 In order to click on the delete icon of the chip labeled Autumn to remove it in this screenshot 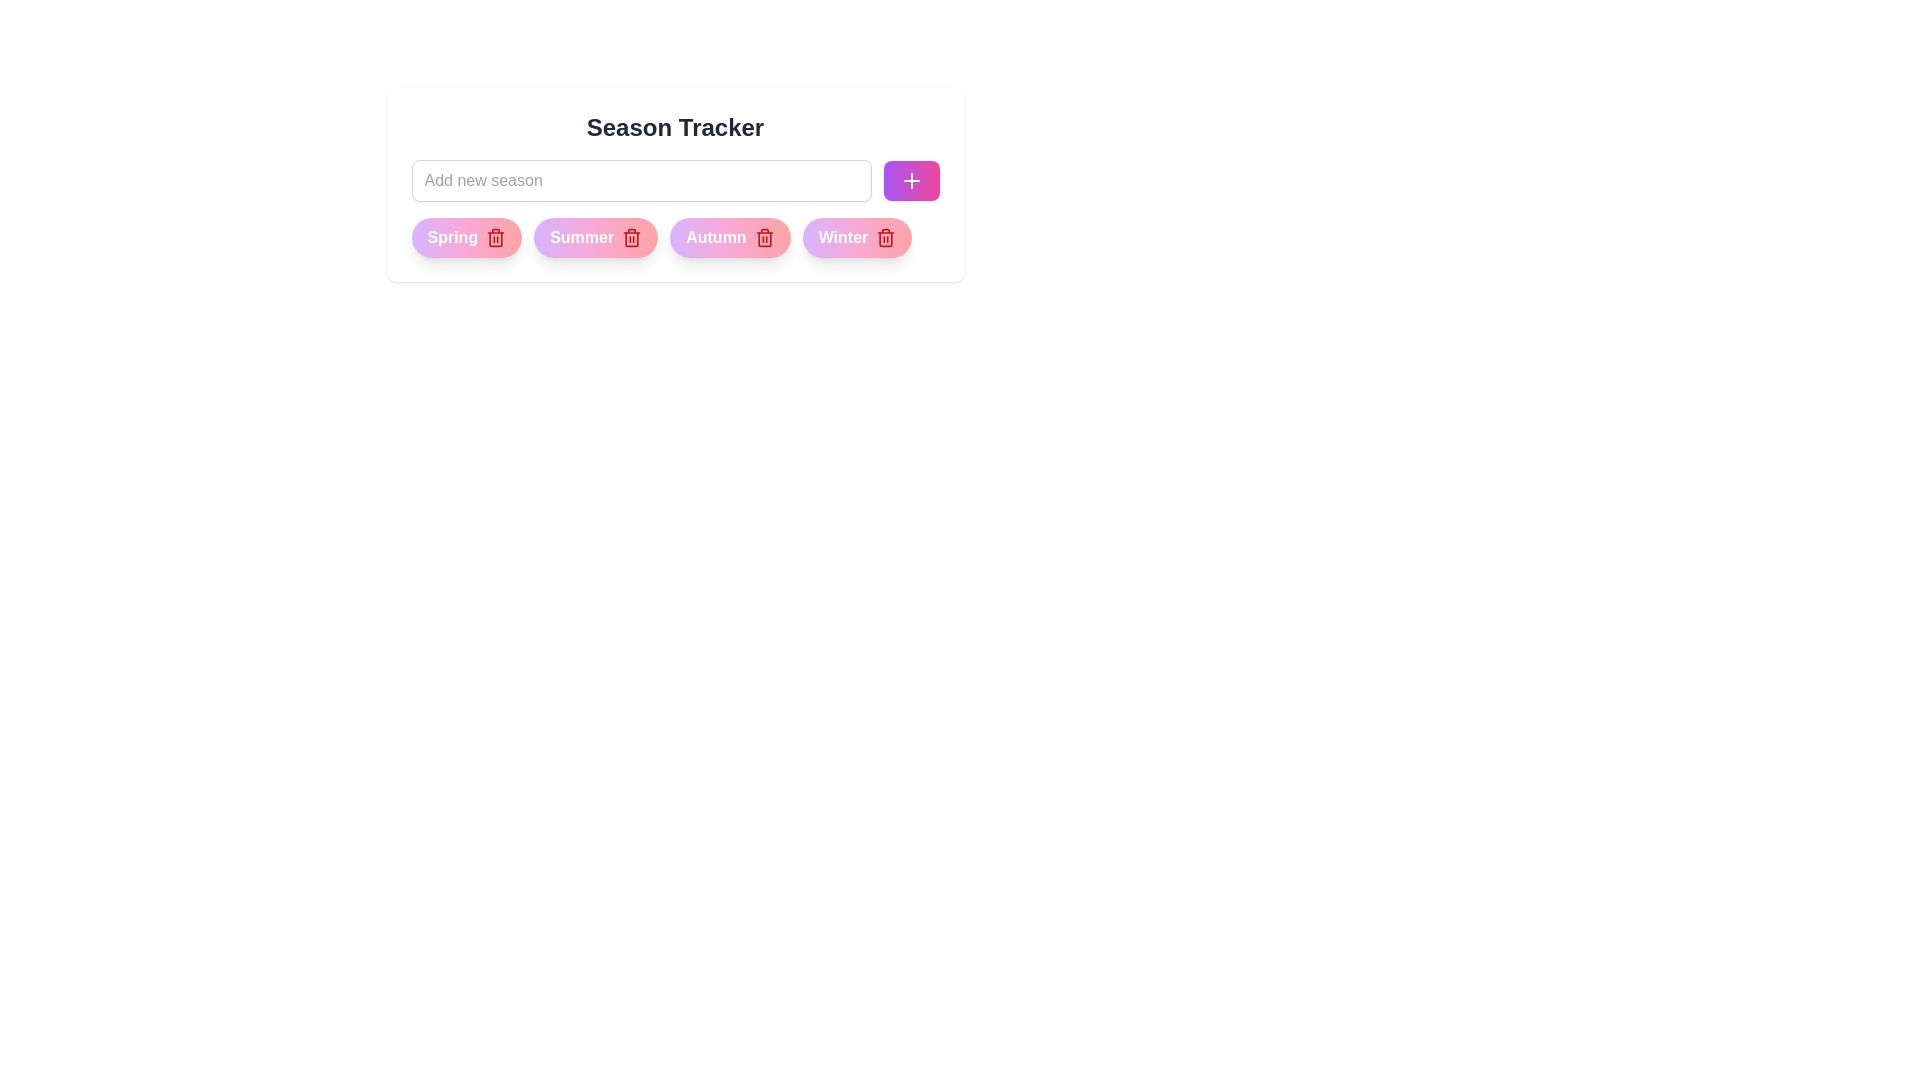, I will do `click(763, 237)`.